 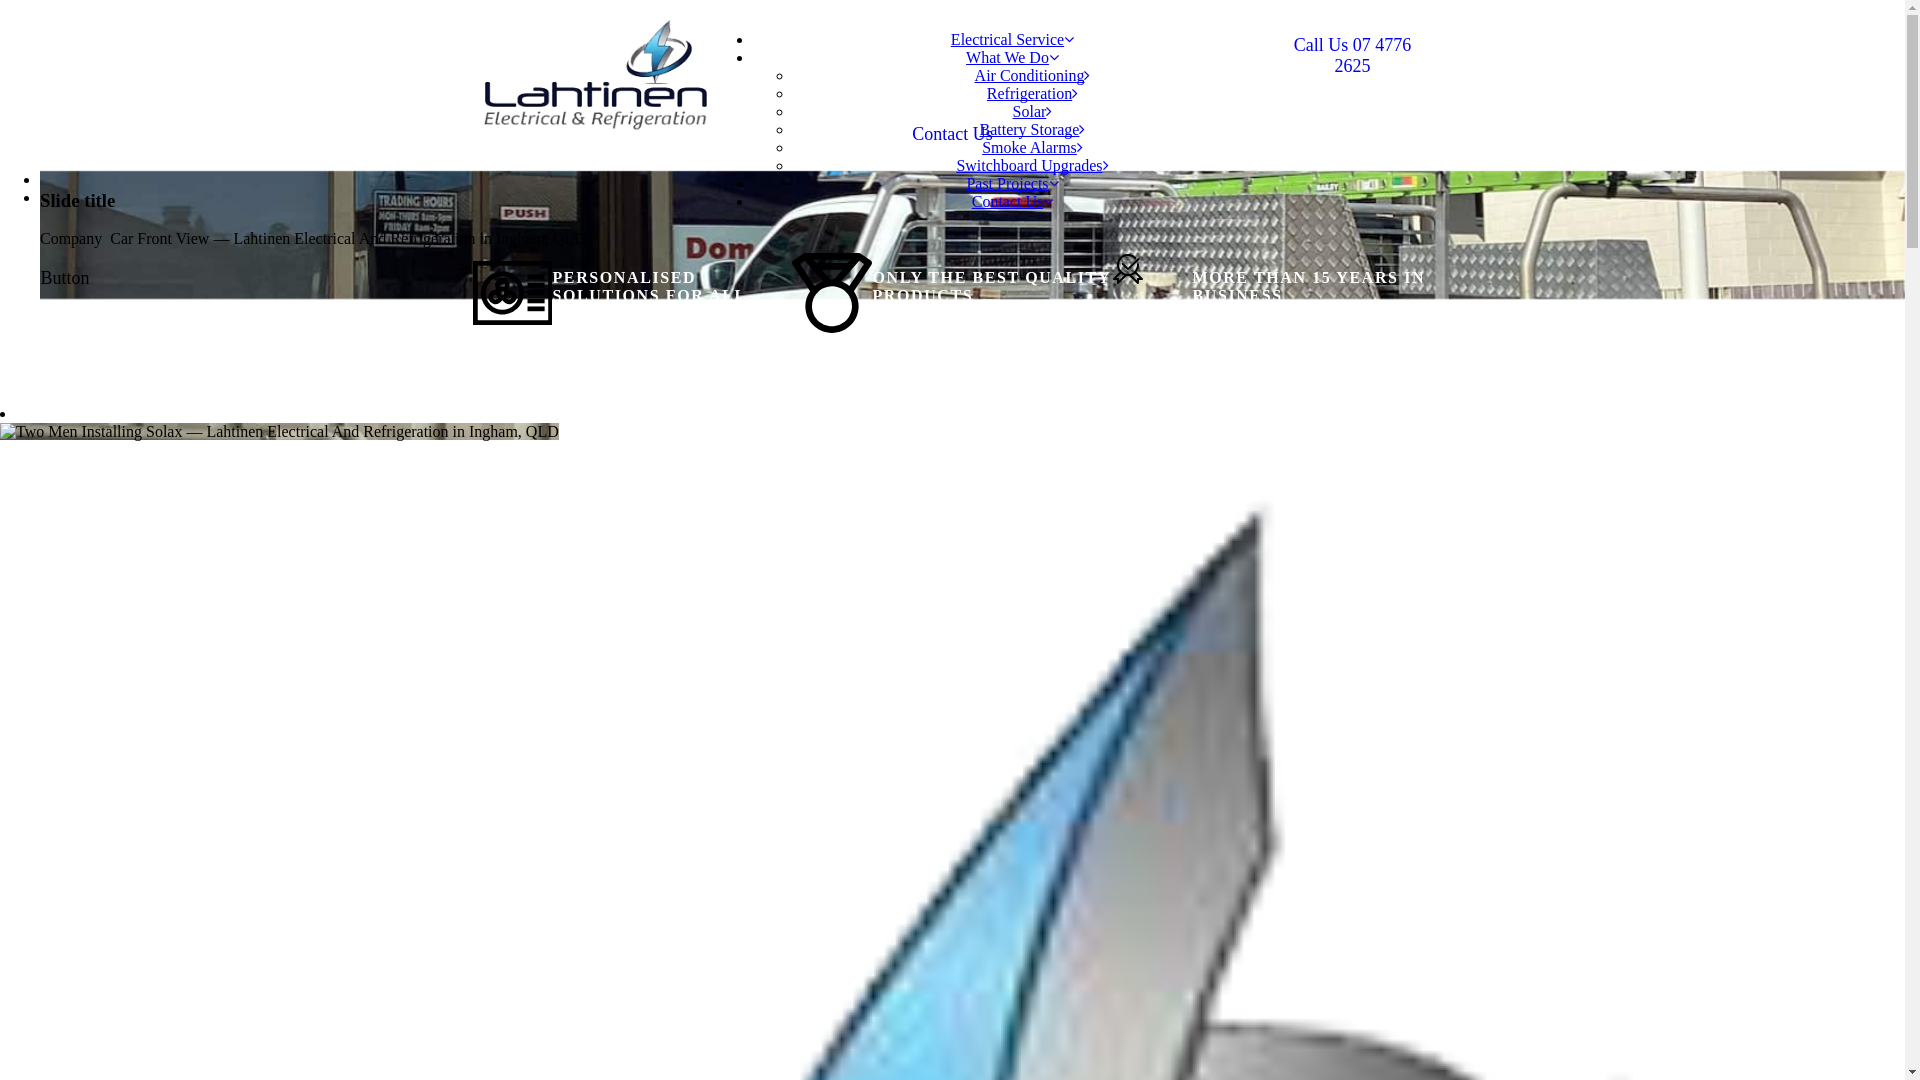 What do you see at coordinates (979, 129) in the screenshot?
I see `'Battery Storage'` at bounding box center [979, 129].